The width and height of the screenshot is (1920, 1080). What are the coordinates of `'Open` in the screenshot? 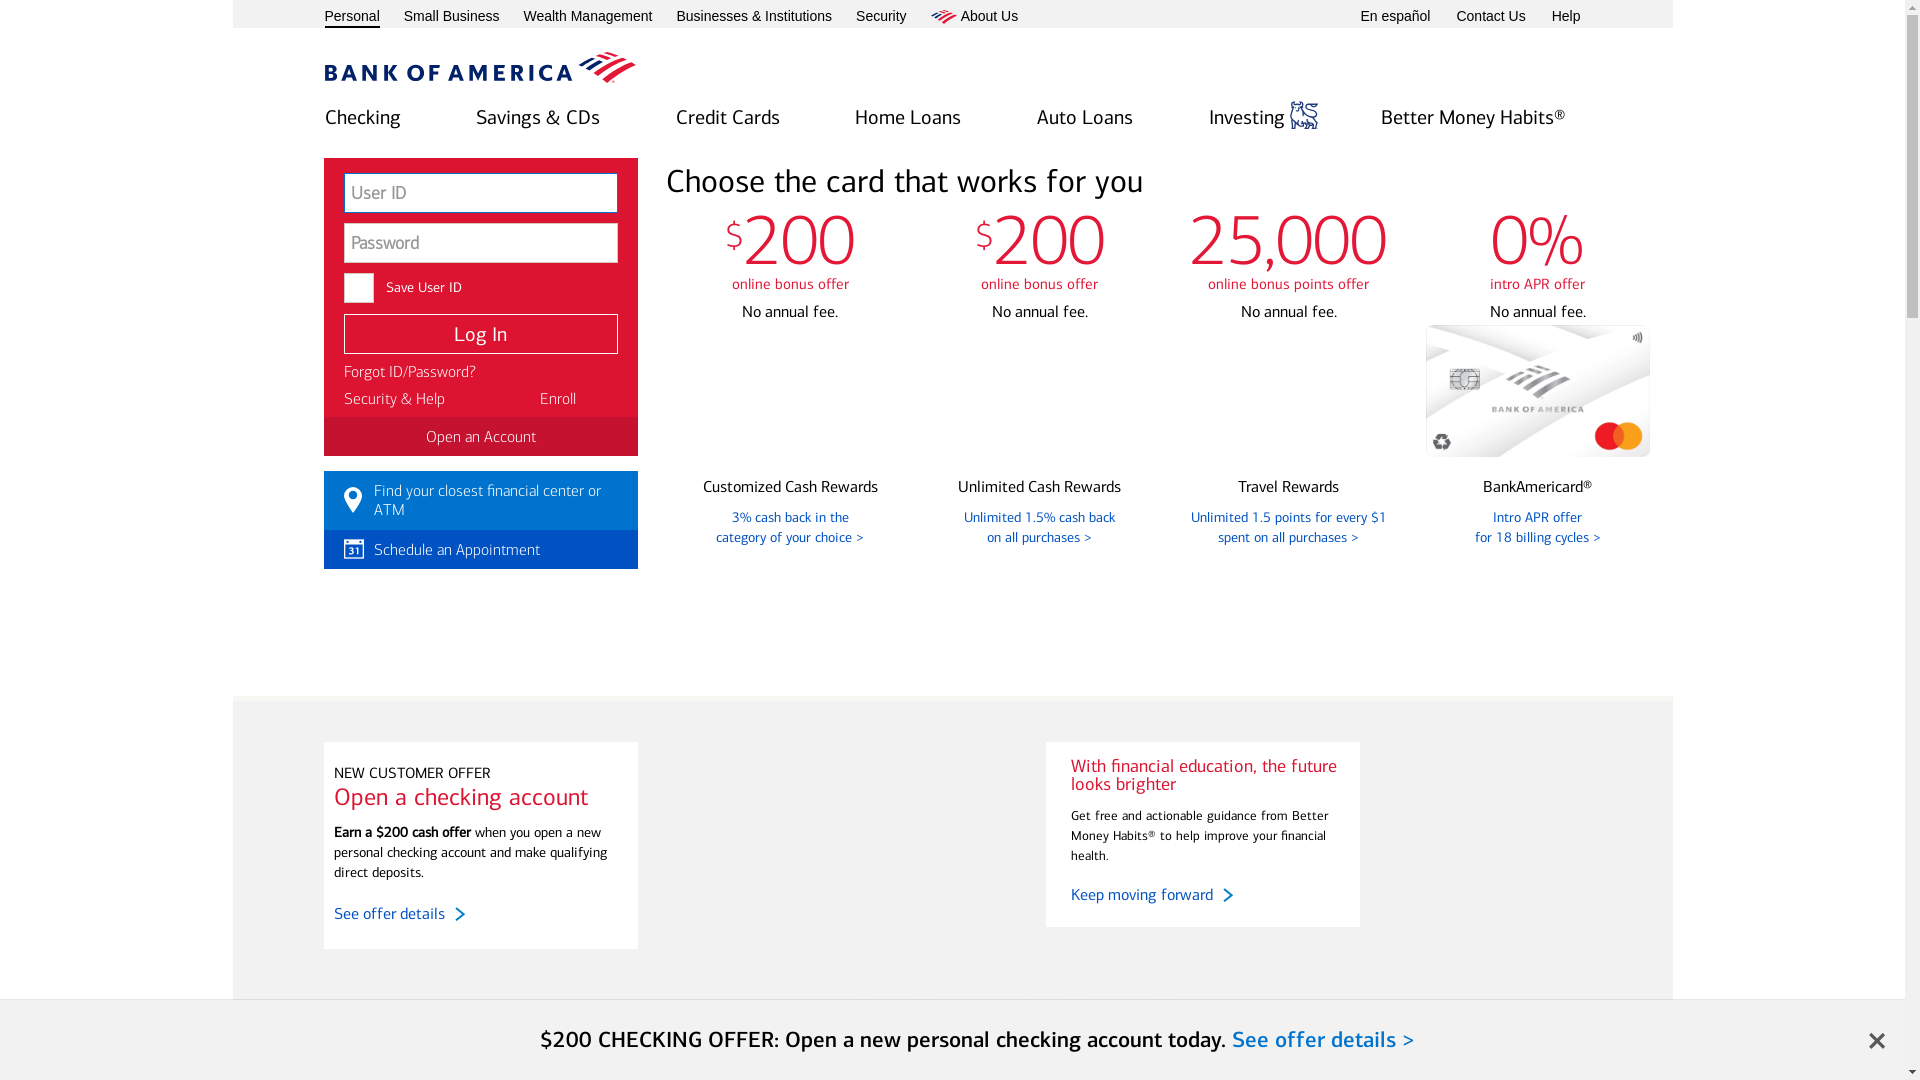 It's located at (537, 119).